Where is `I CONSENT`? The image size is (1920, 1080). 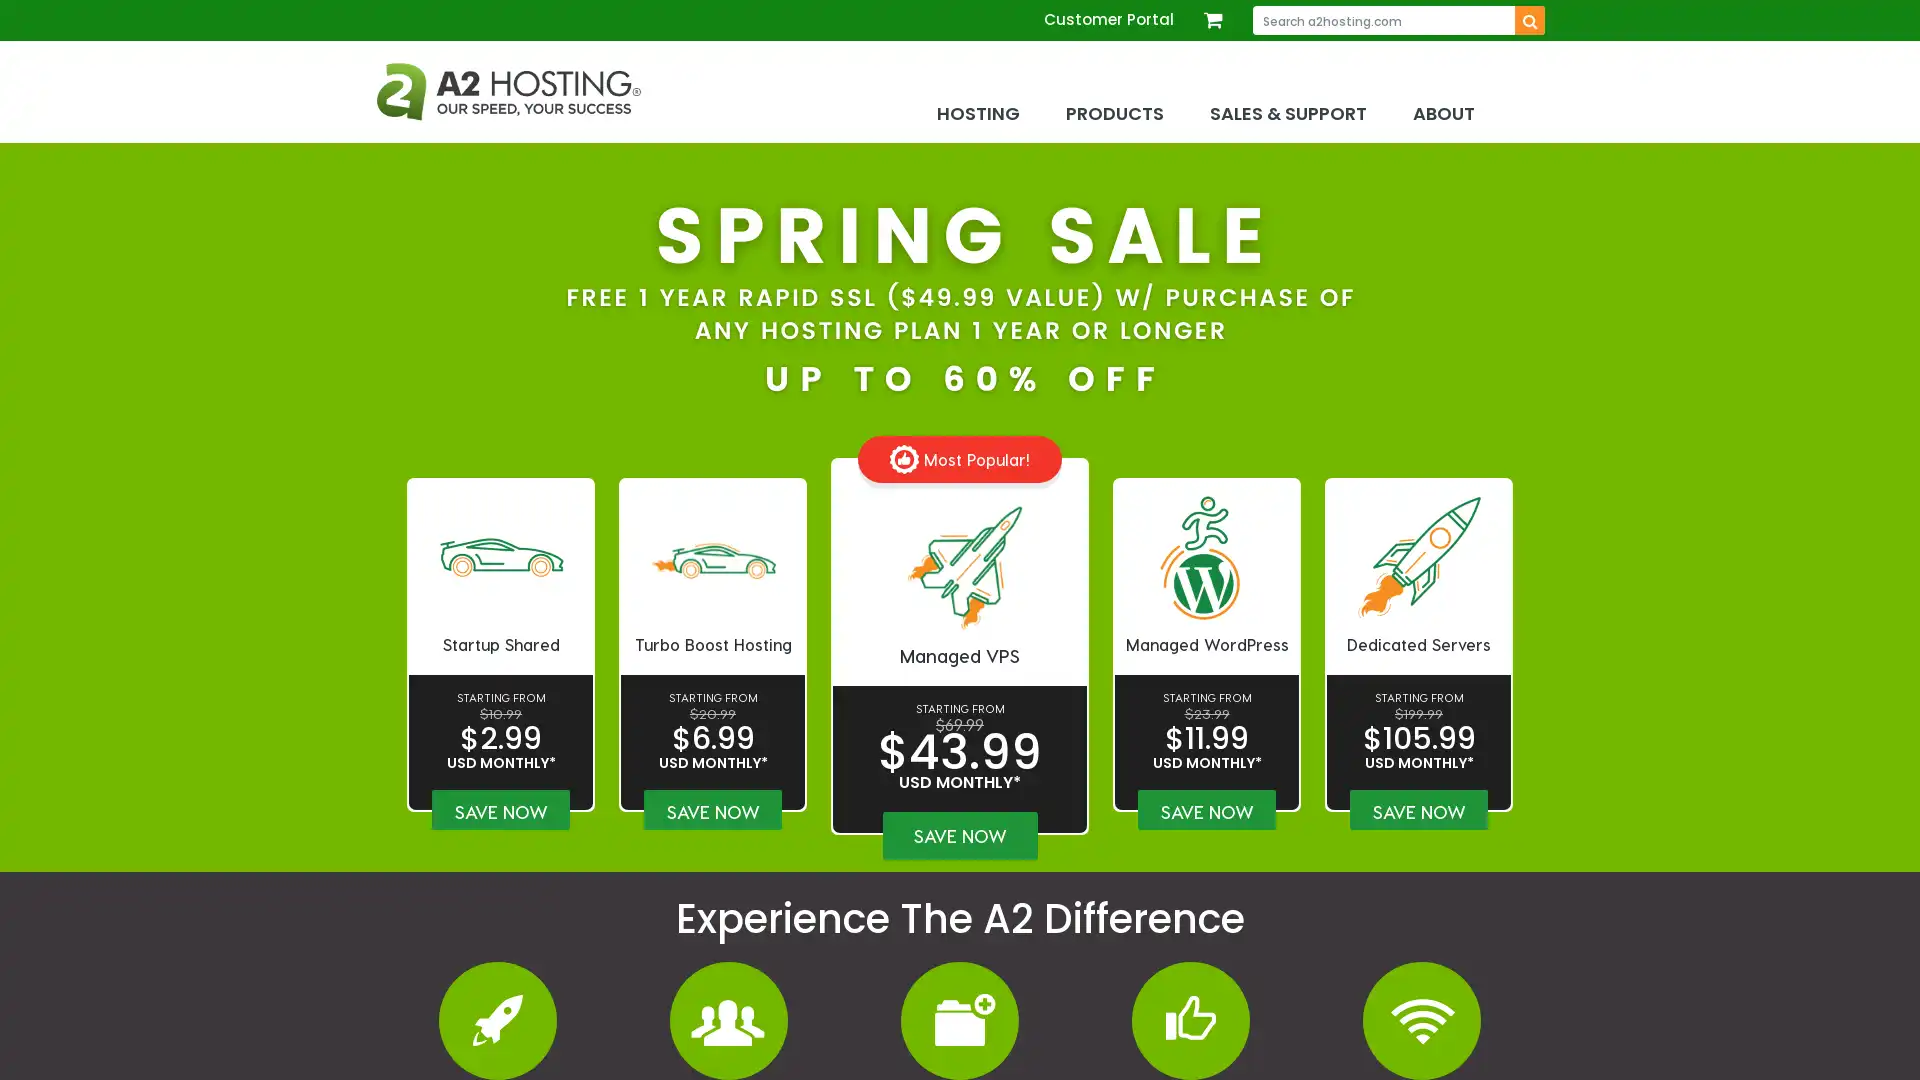 I CONSENT is located at coordinates (1503, 1048).